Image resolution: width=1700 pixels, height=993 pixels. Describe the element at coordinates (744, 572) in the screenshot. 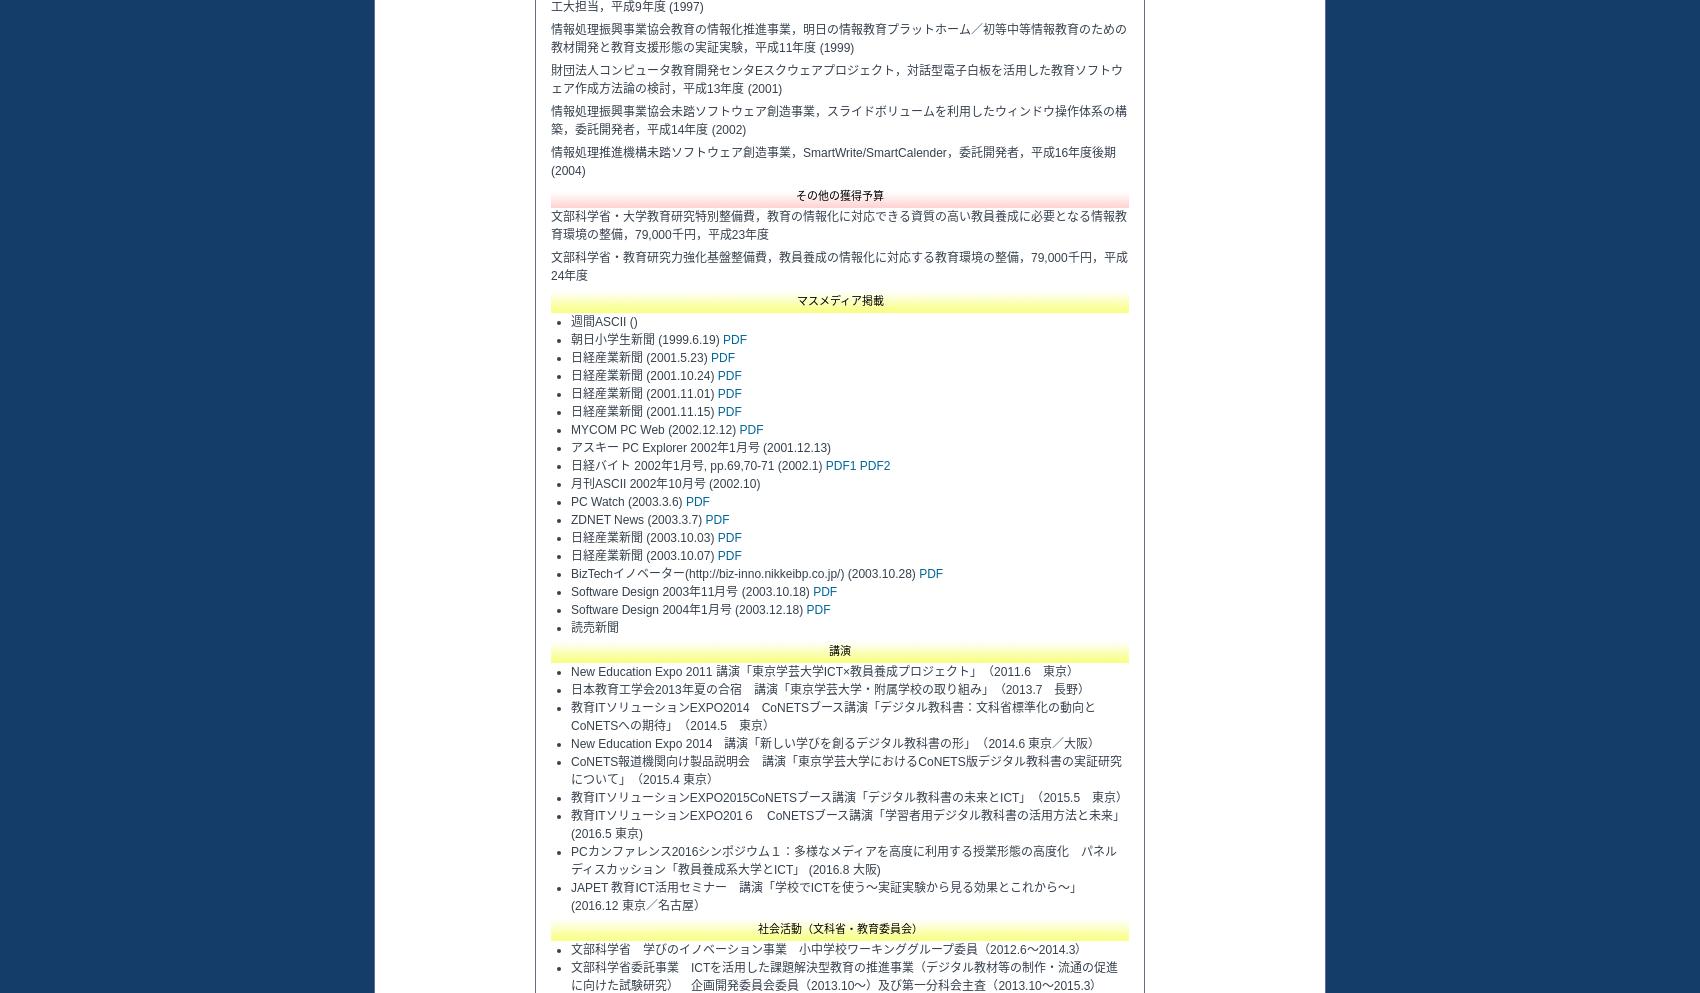

I see `'BizTechイノベーター(http://biz-inno.nikkeibp.co.jp/) (2003.10.28)'` at that location.